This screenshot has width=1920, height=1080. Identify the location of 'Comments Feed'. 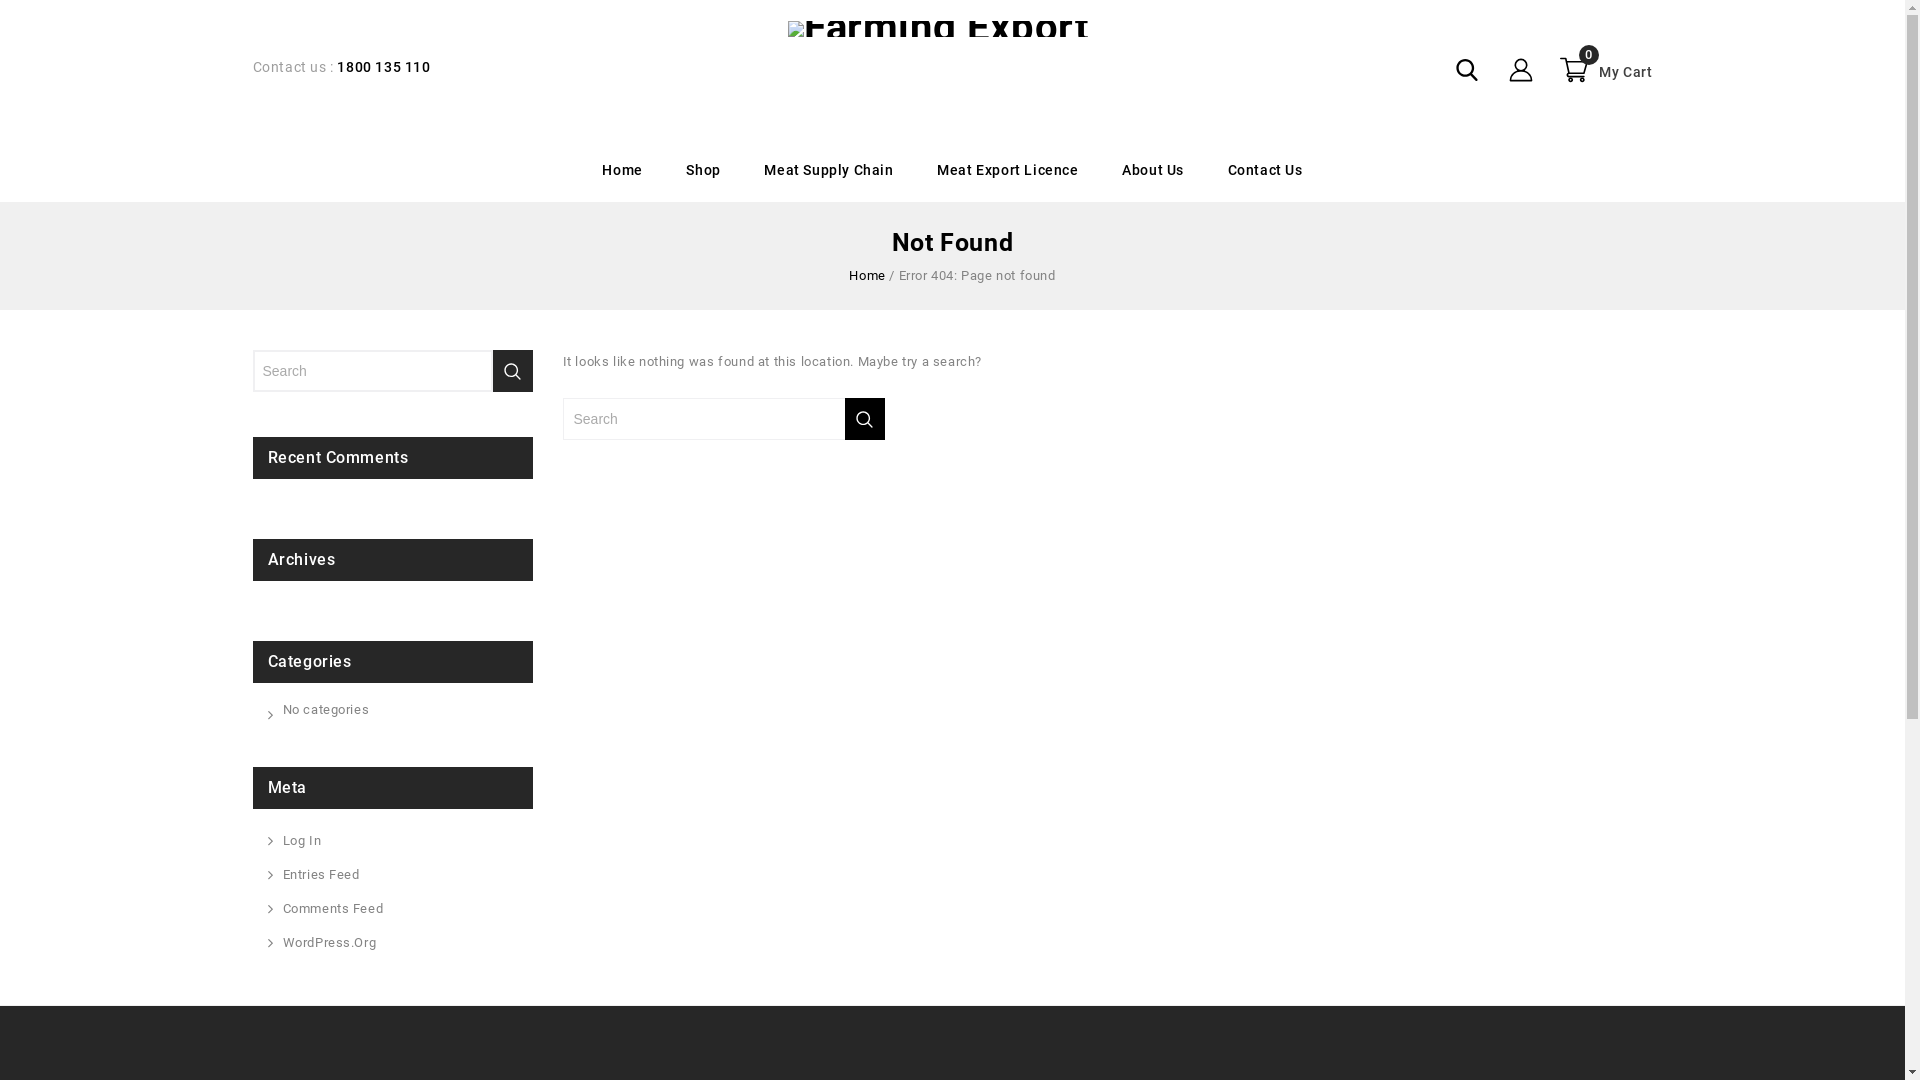
(281, 909).